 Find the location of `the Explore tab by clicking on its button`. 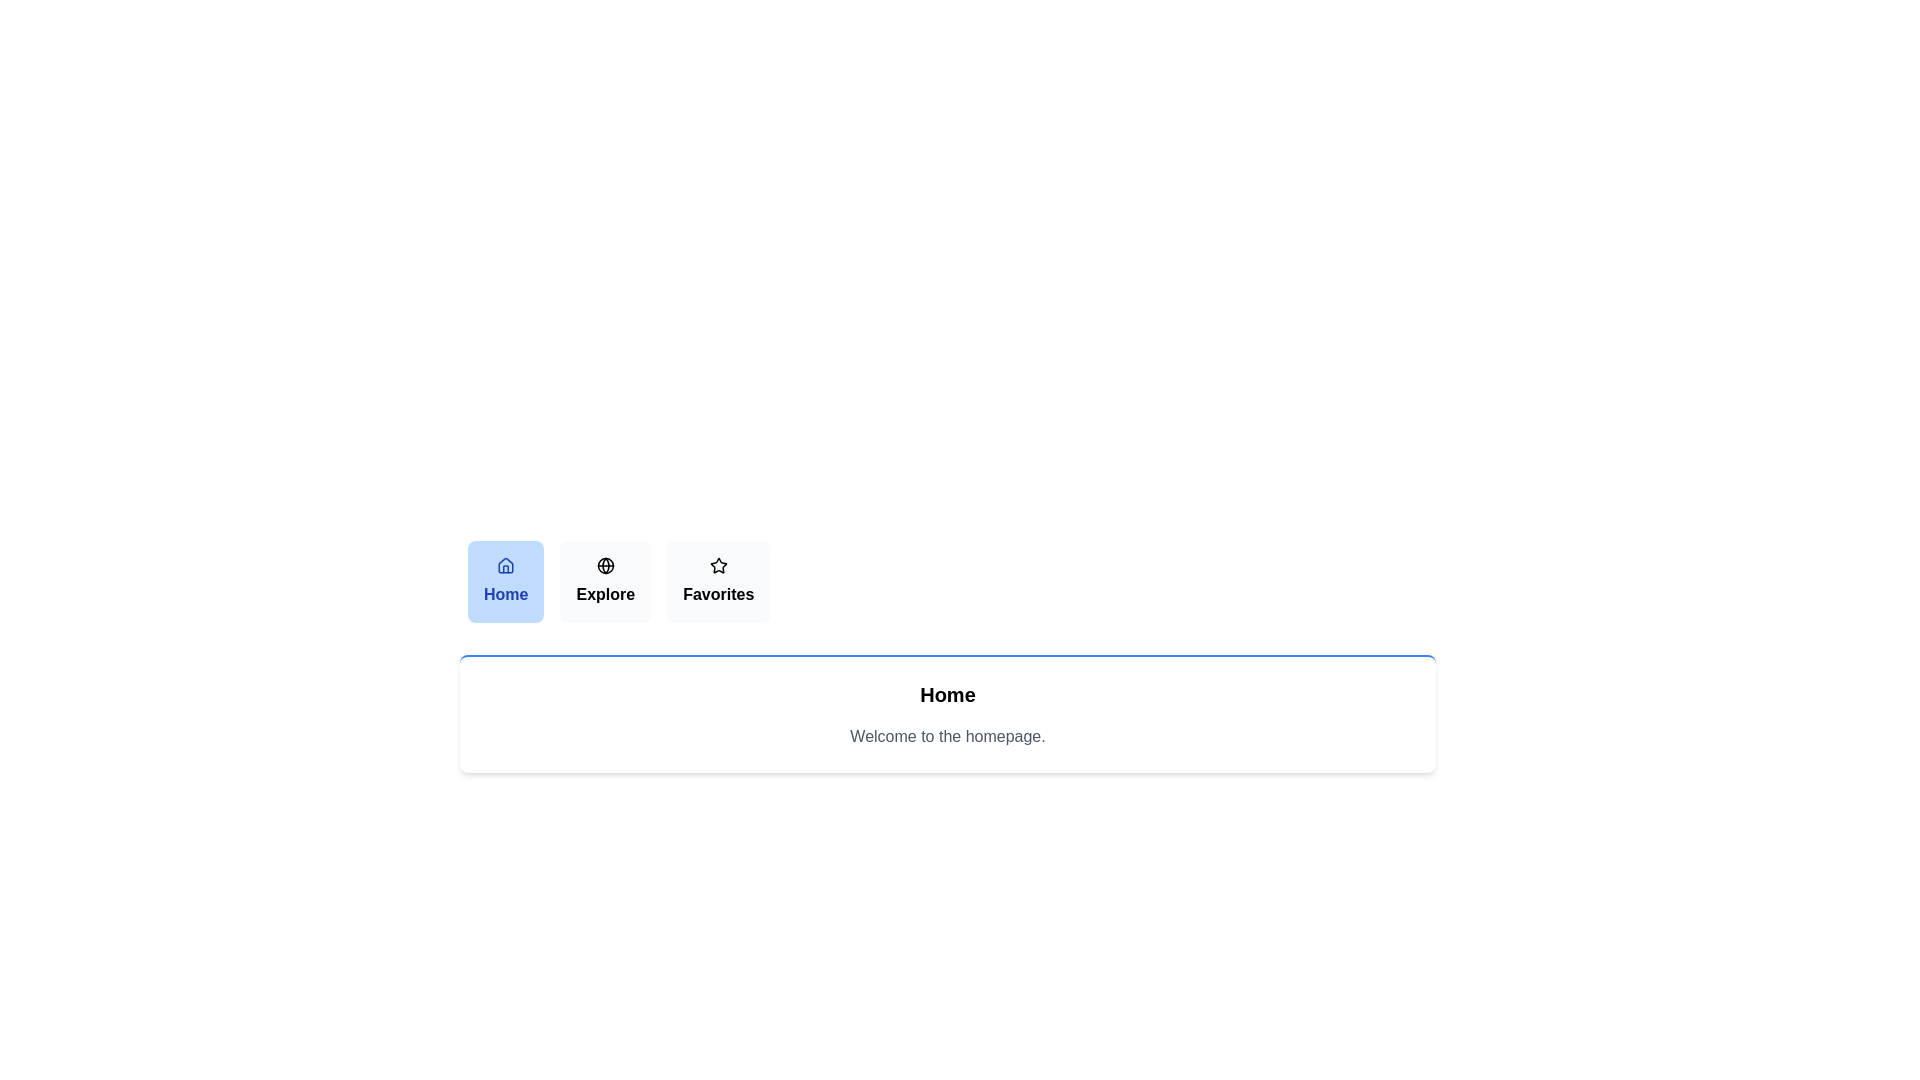

the Explore tab by clicking on its button is located at coordinates (604, 582).